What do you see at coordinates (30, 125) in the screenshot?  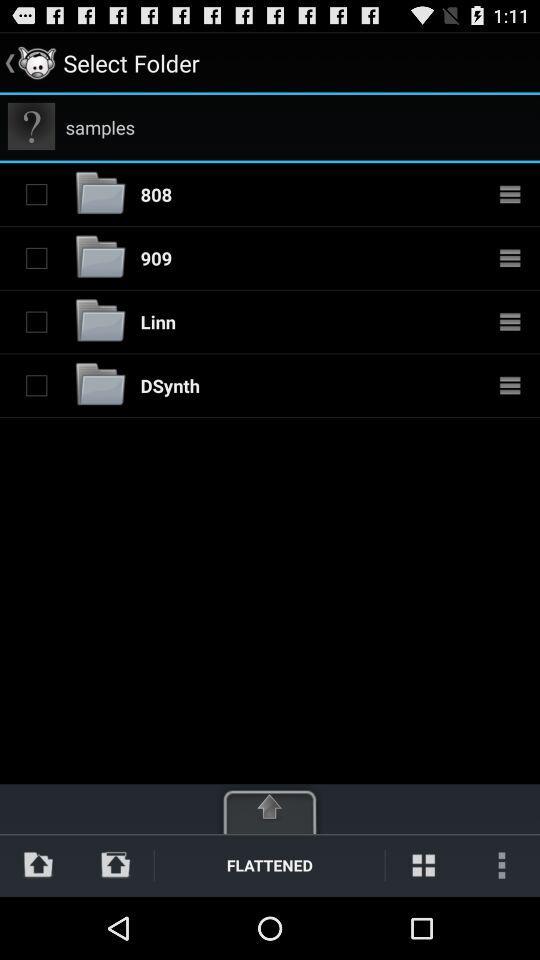 I see `the app next to the samples item` at bounding box center [30, 125].